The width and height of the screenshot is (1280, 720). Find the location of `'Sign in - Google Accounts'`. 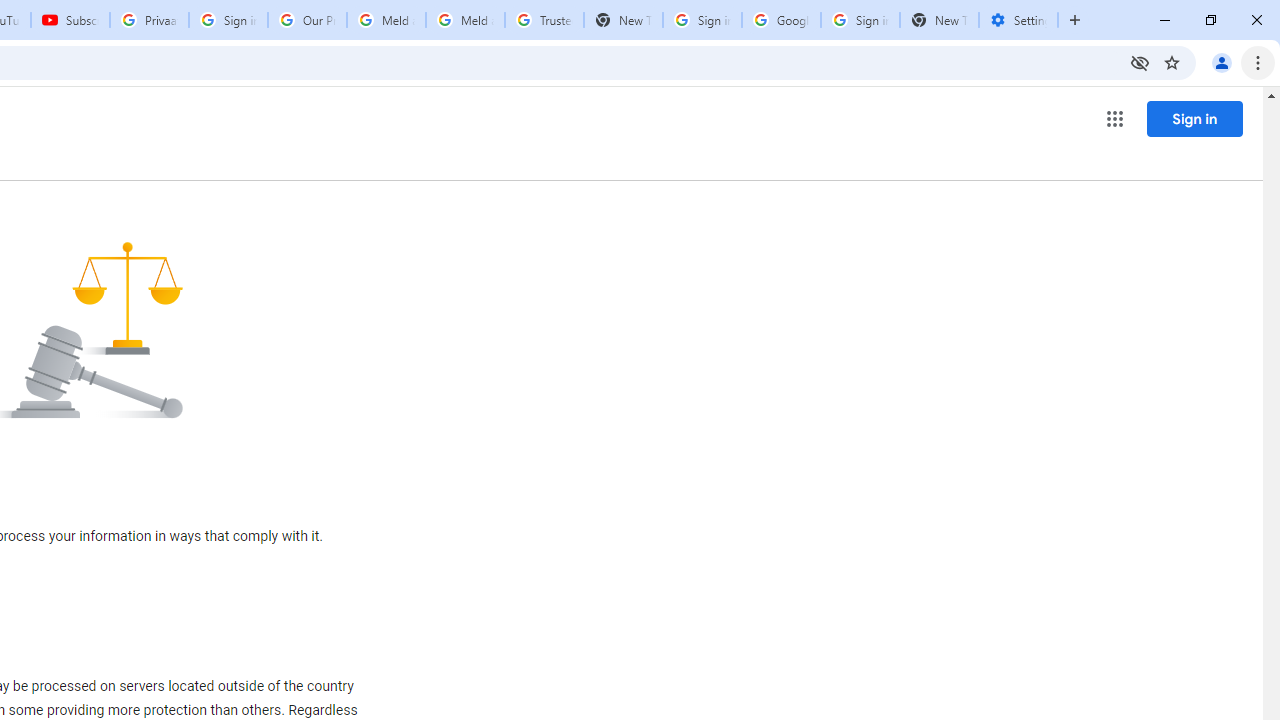

'Sign in - Google Accounts' is located at coordinates (702, 20).